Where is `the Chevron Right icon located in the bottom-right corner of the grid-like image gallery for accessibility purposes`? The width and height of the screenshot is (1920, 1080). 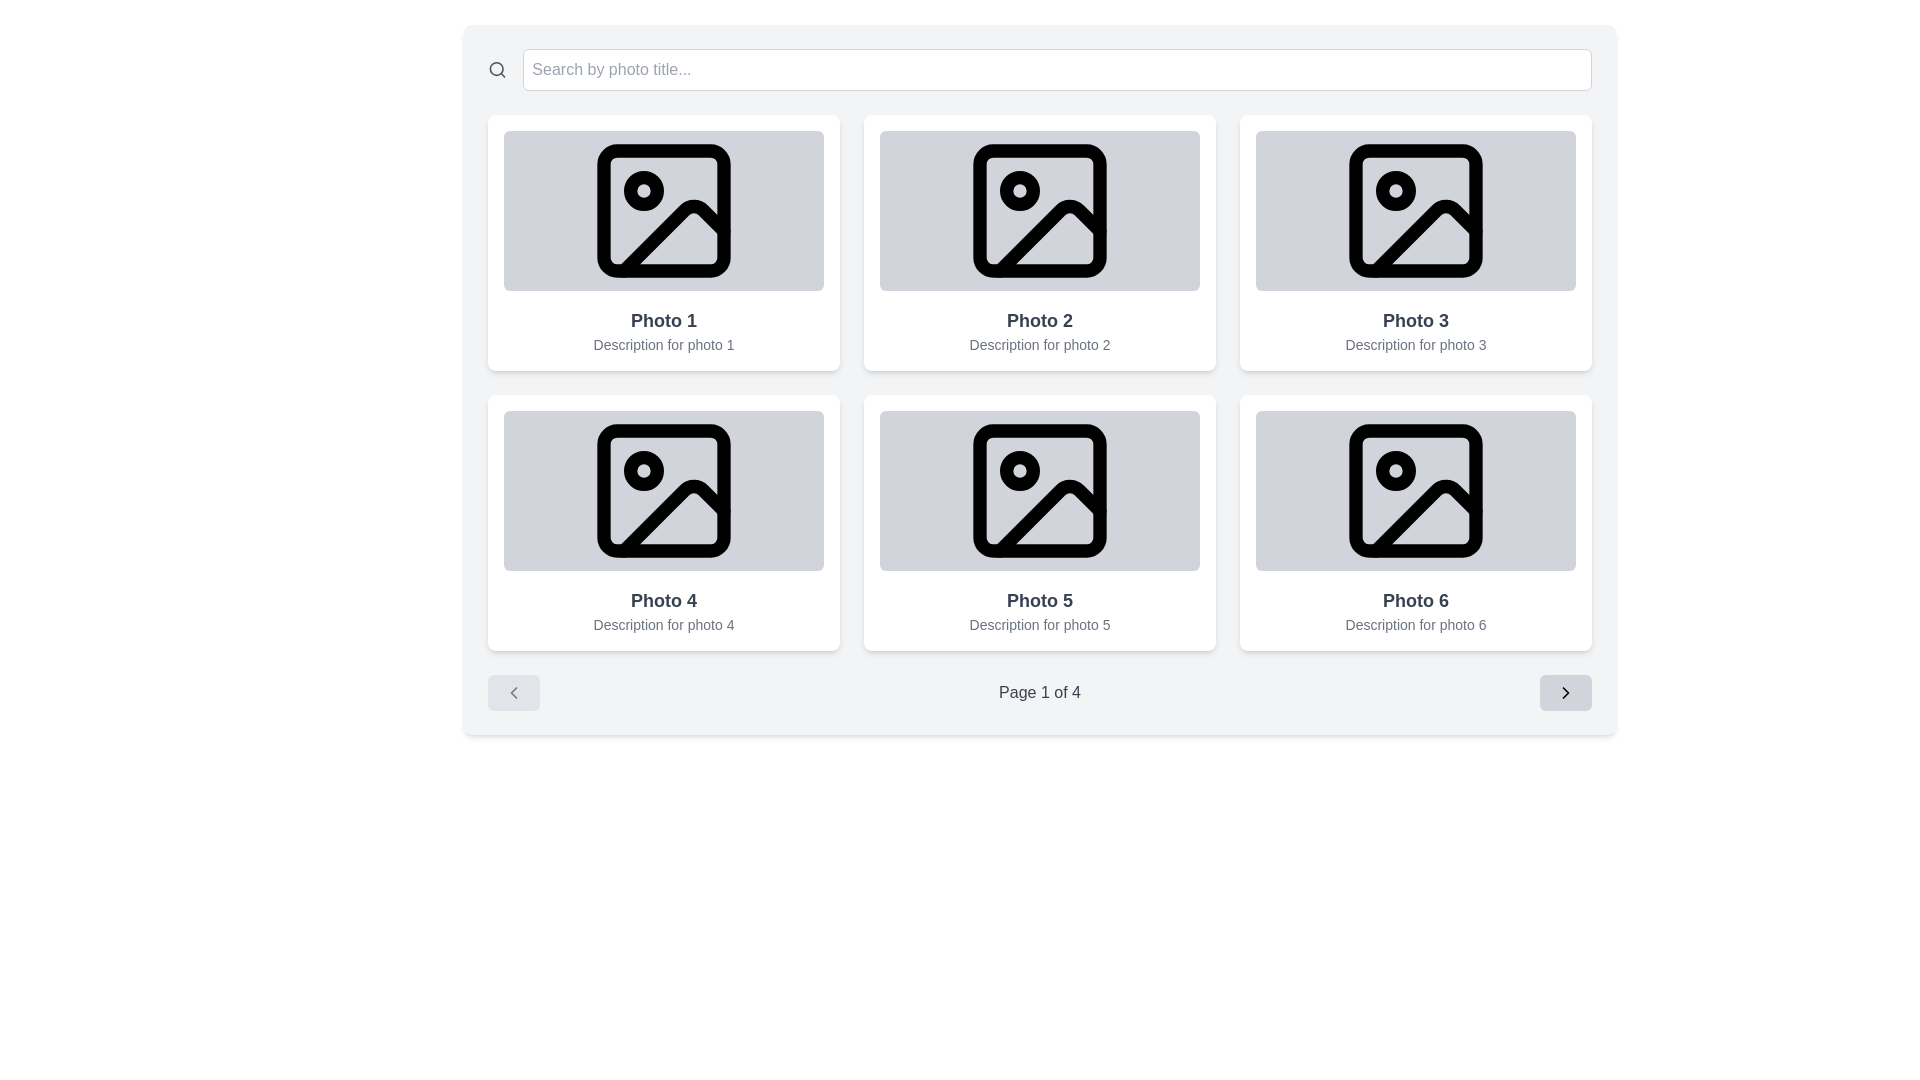
the Chevron Right icon located in the bottom-right corner of the grid-like image gallery for accessibility purposes is located at coordinates (1564, 692).